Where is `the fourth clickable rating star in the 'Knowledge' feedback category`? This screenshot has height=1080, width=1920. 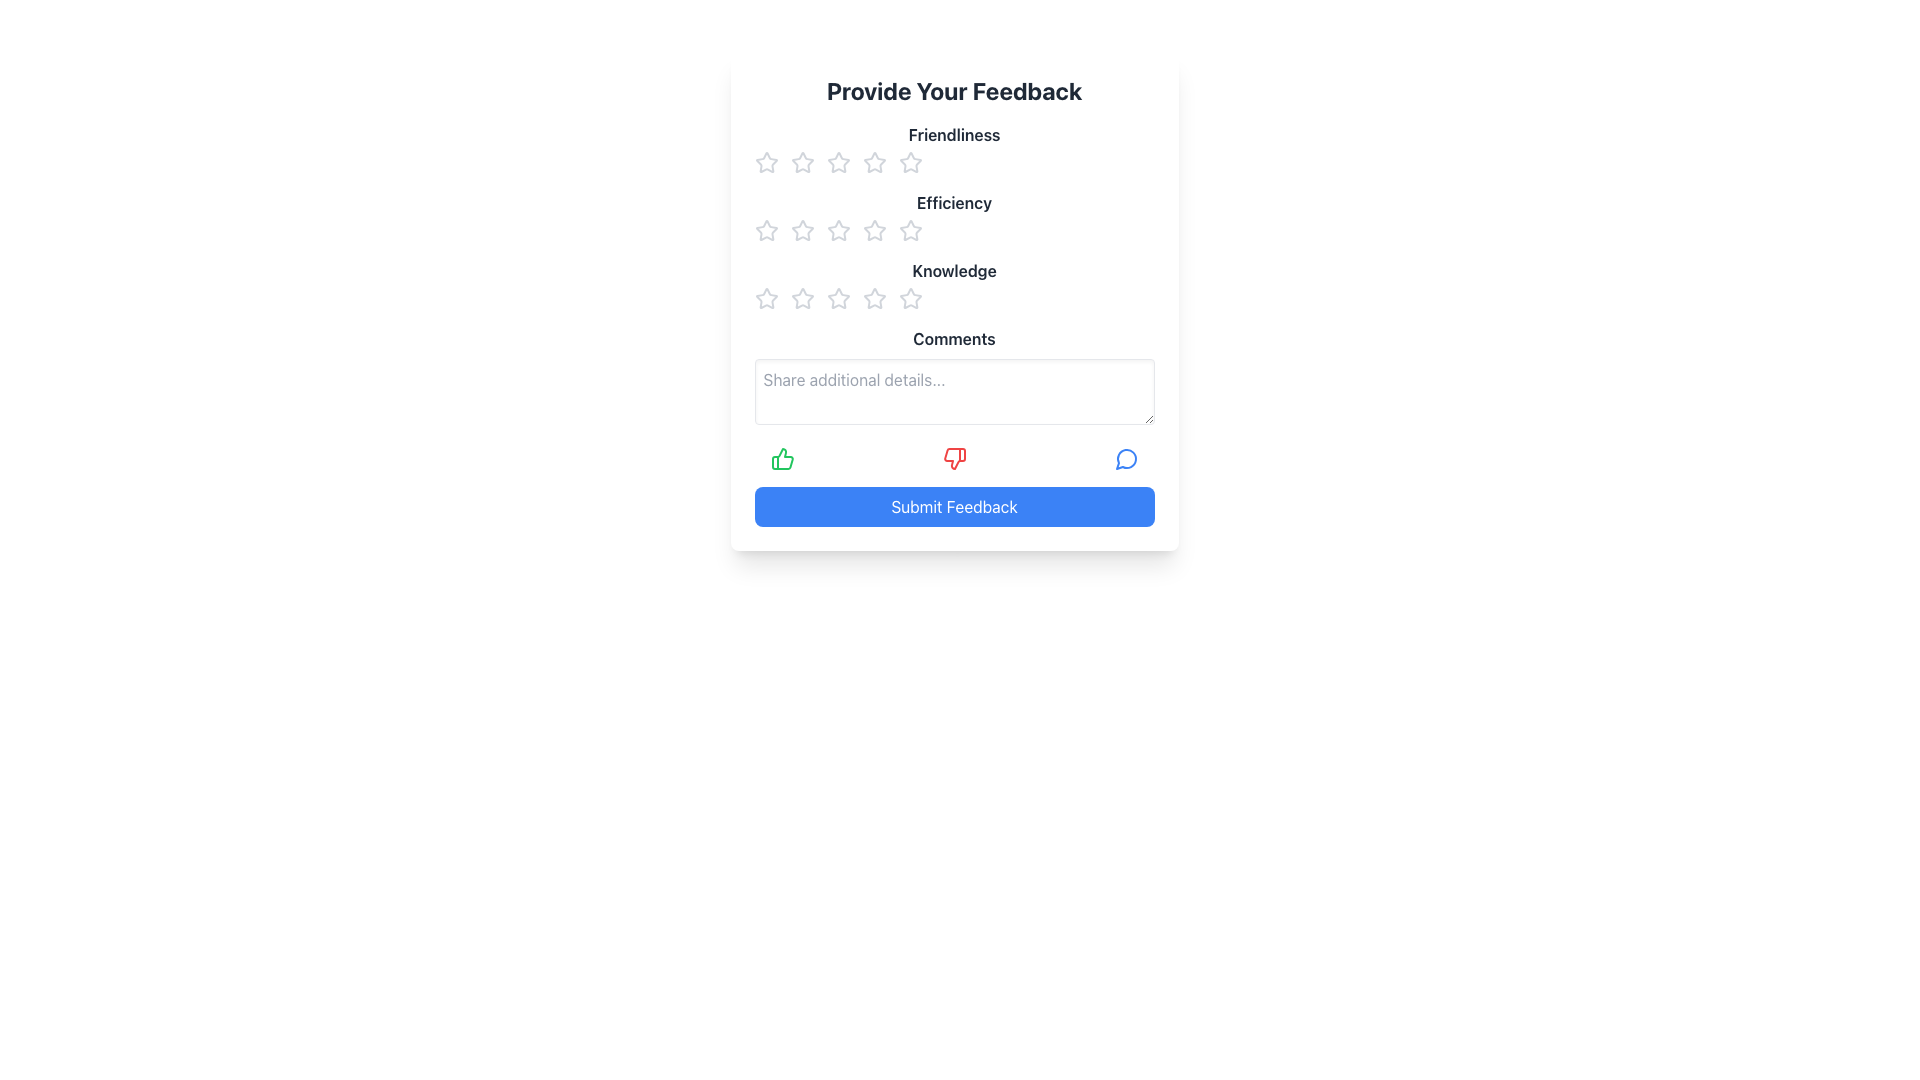 the fourth clickable rating star in the 'Knowledge' feedback category is located at coordinates (874, 299).